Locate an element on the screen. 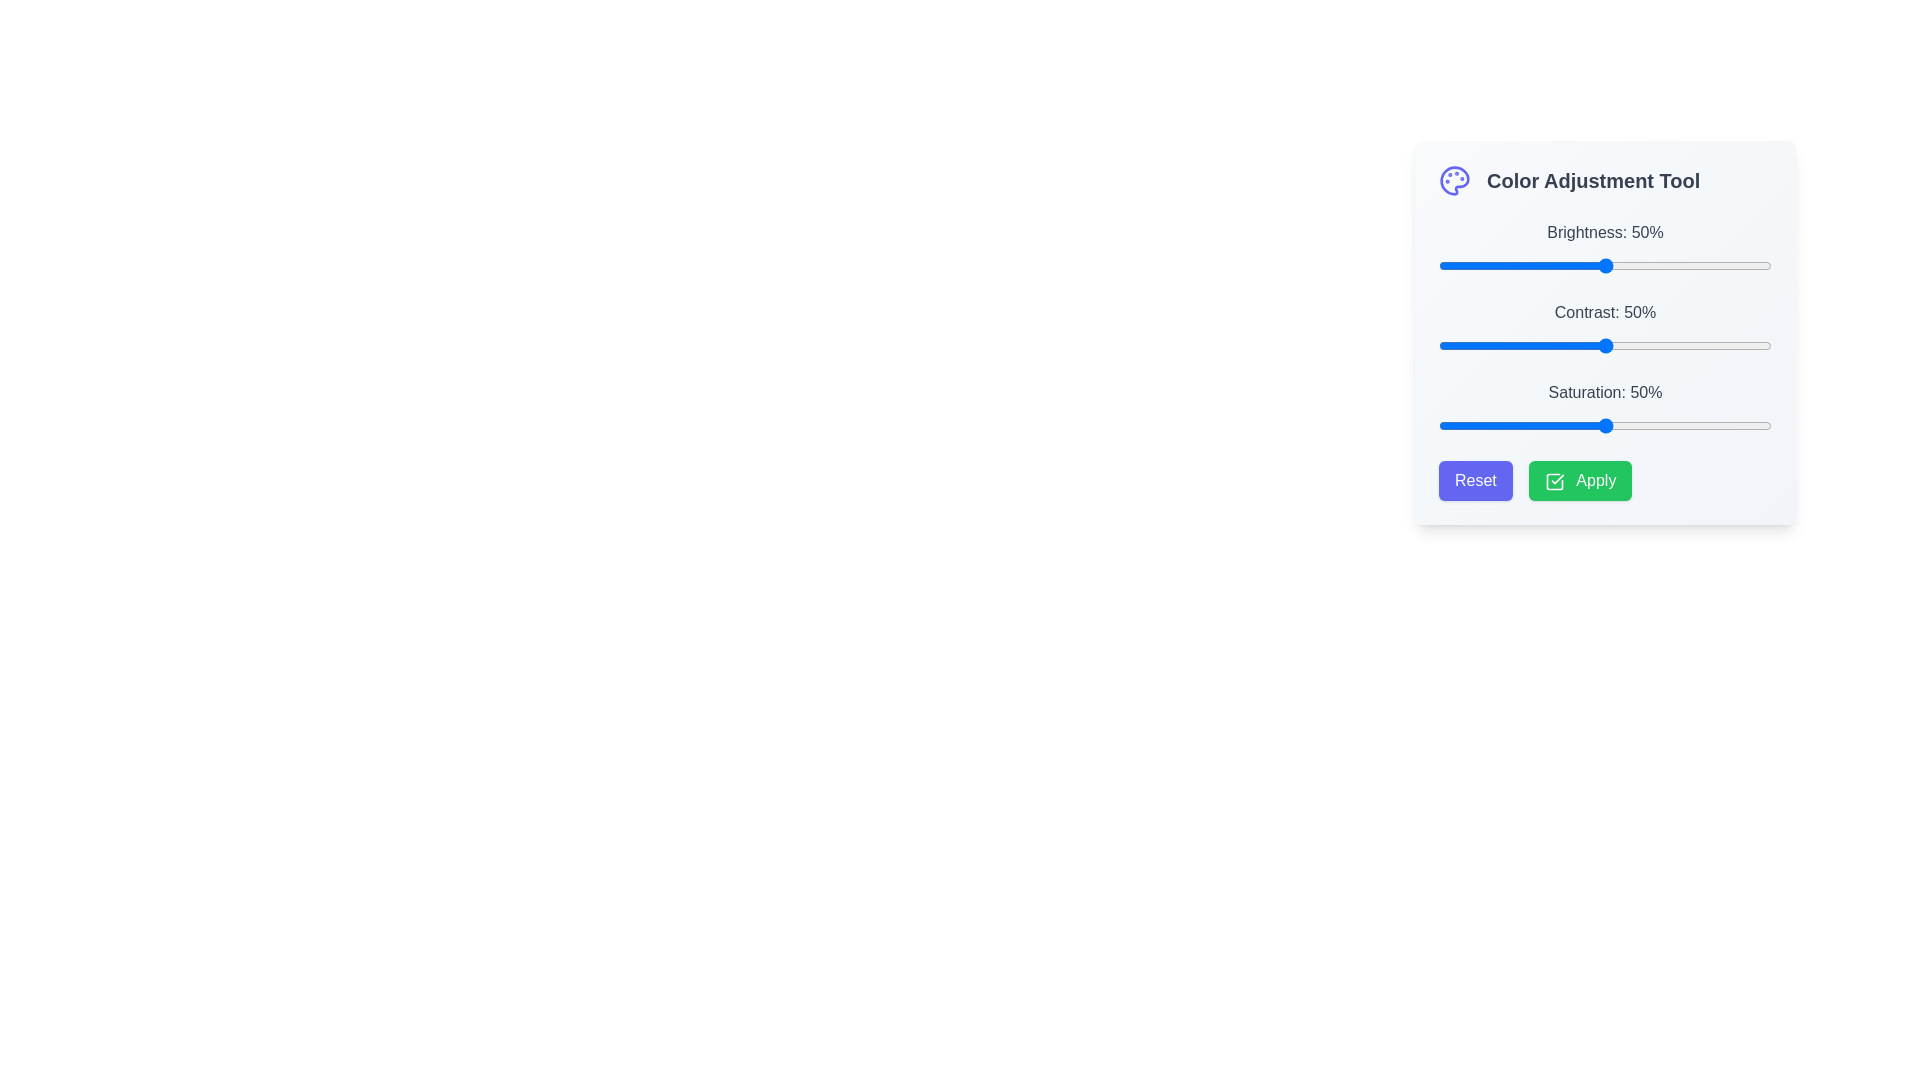 Image resolution: width=1920 pixels, height=1080 pixels. the contrast is located at coordinates (1581, 345).